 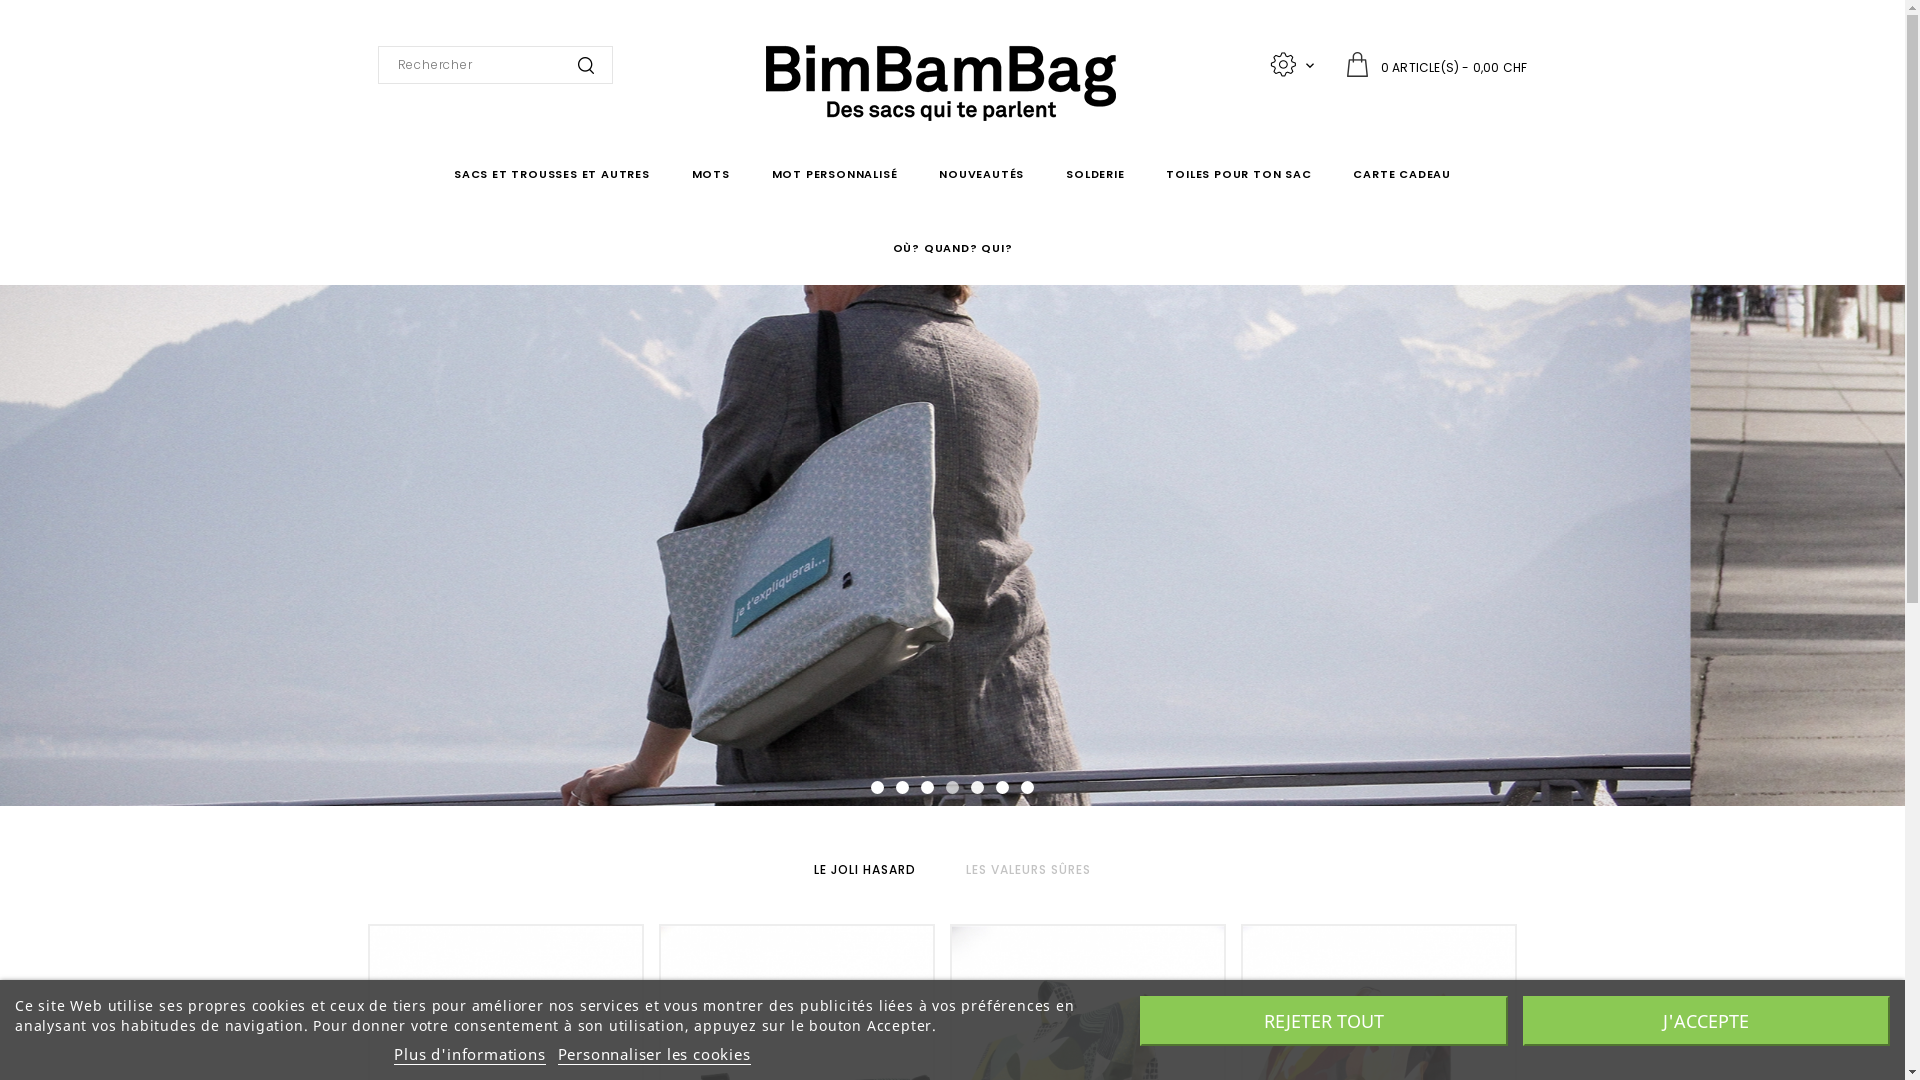 I want to click on 'LE JOLI HASARD', so click(x=864, y=867).